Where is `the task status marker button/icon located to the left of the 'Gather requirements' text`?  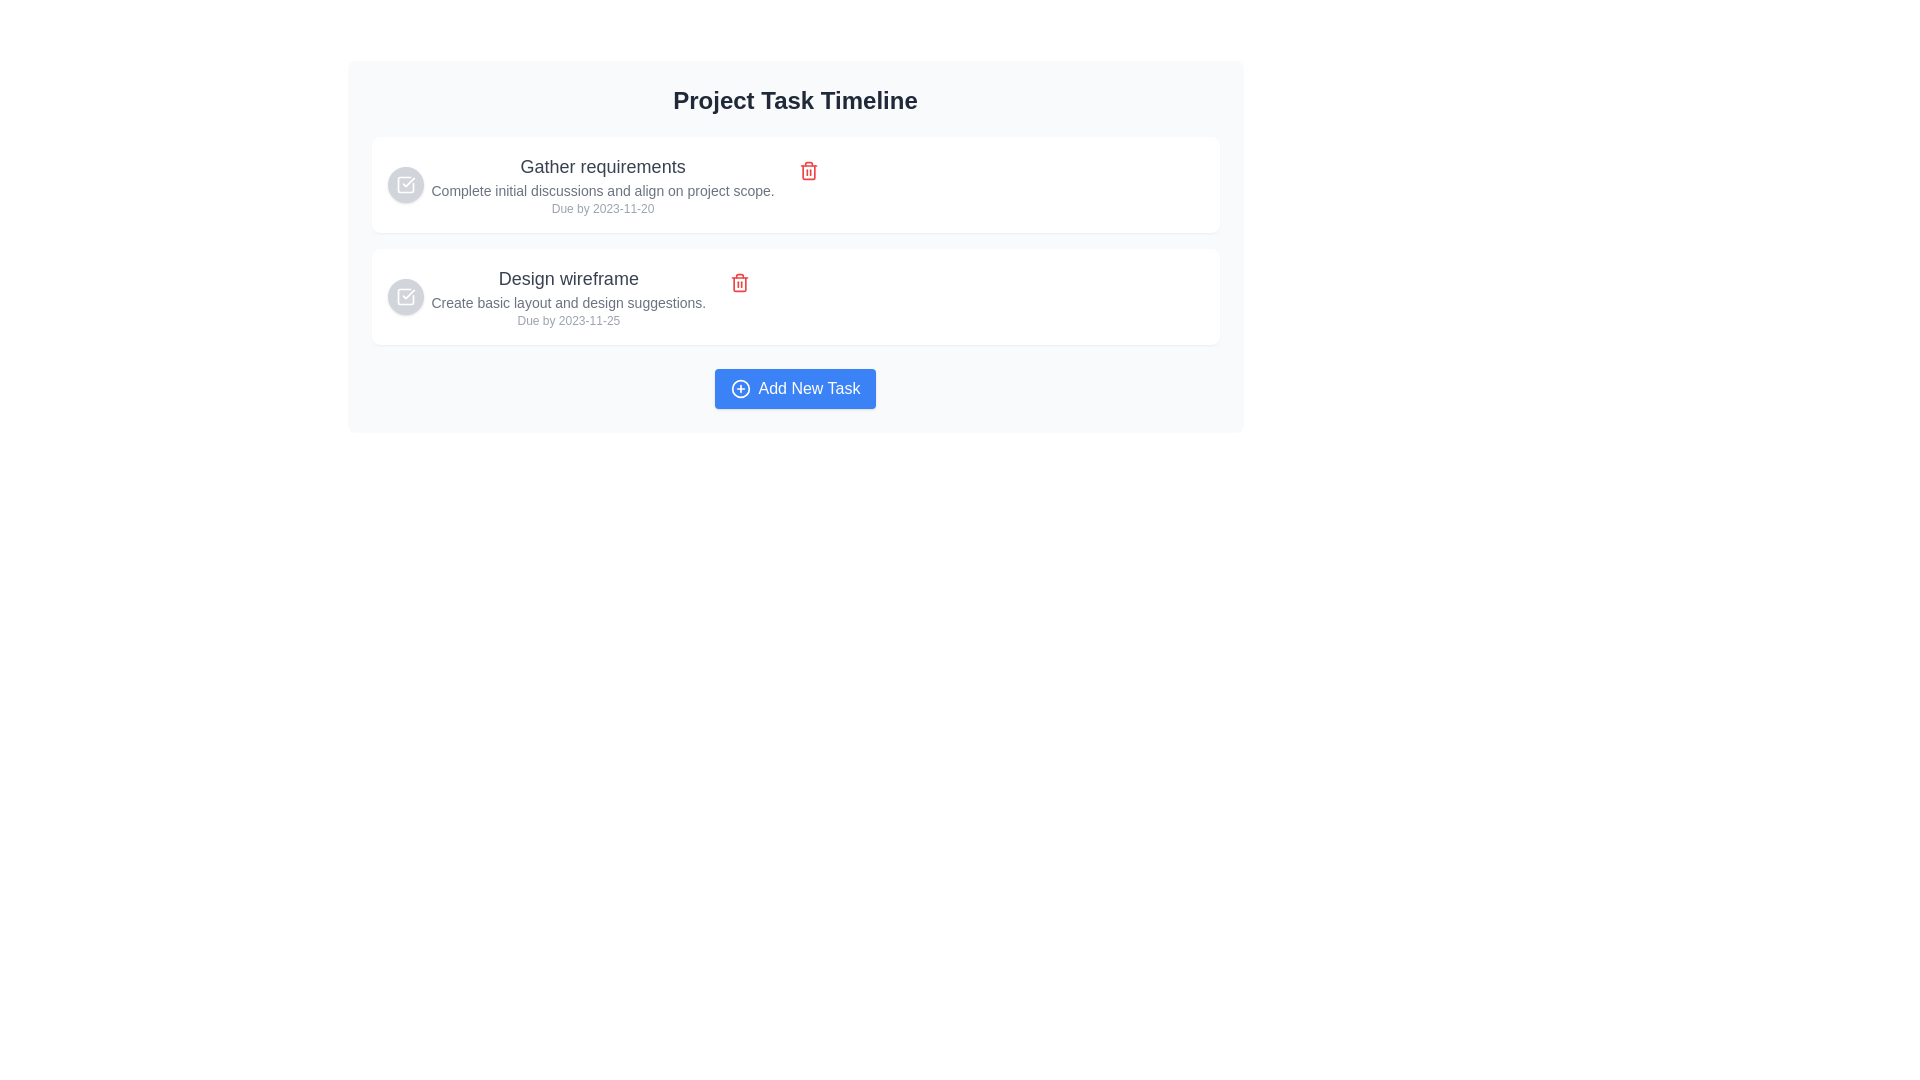
the task status marker button/icon located to the left of the 'Gather requirements' text is located at coordinates (404, 185).